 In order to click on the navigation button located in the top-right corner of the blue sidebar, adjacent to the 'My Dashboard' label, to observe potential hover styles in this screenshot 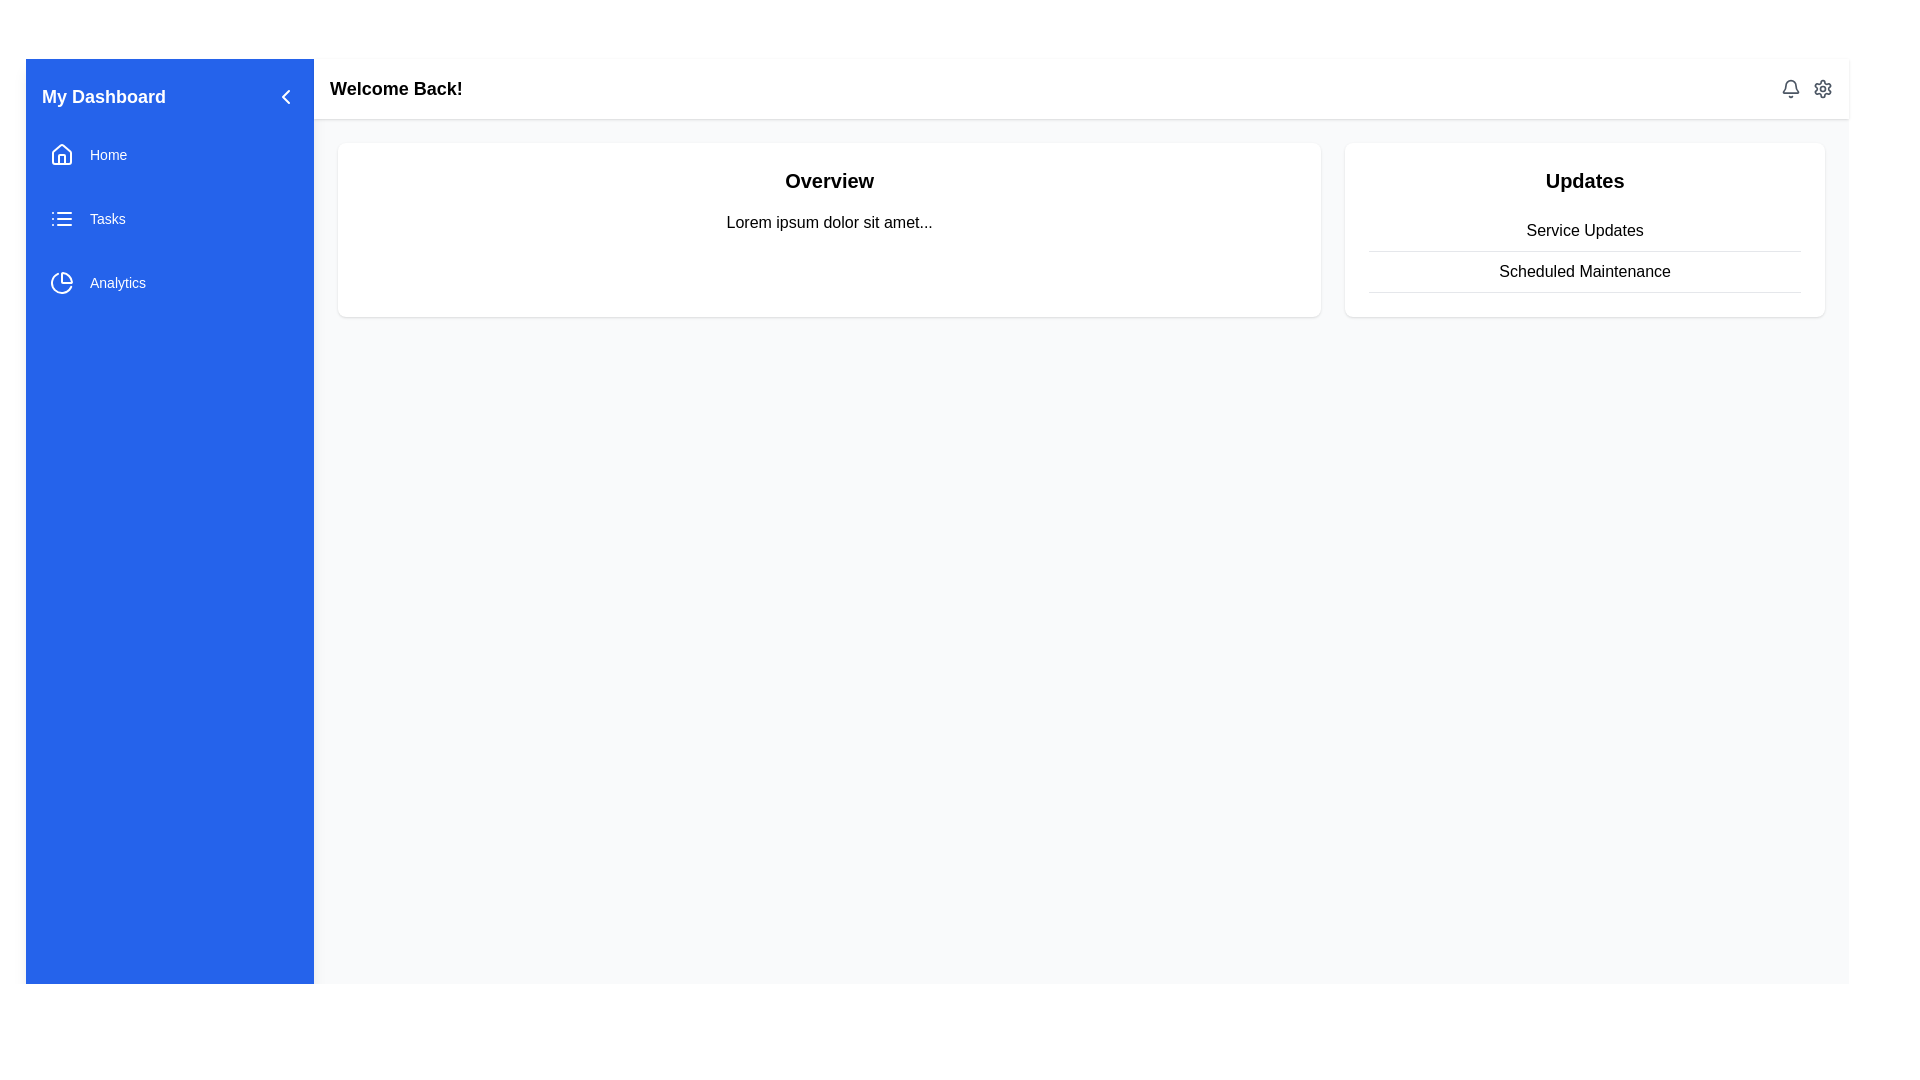, I will do `click(285, 96)`.